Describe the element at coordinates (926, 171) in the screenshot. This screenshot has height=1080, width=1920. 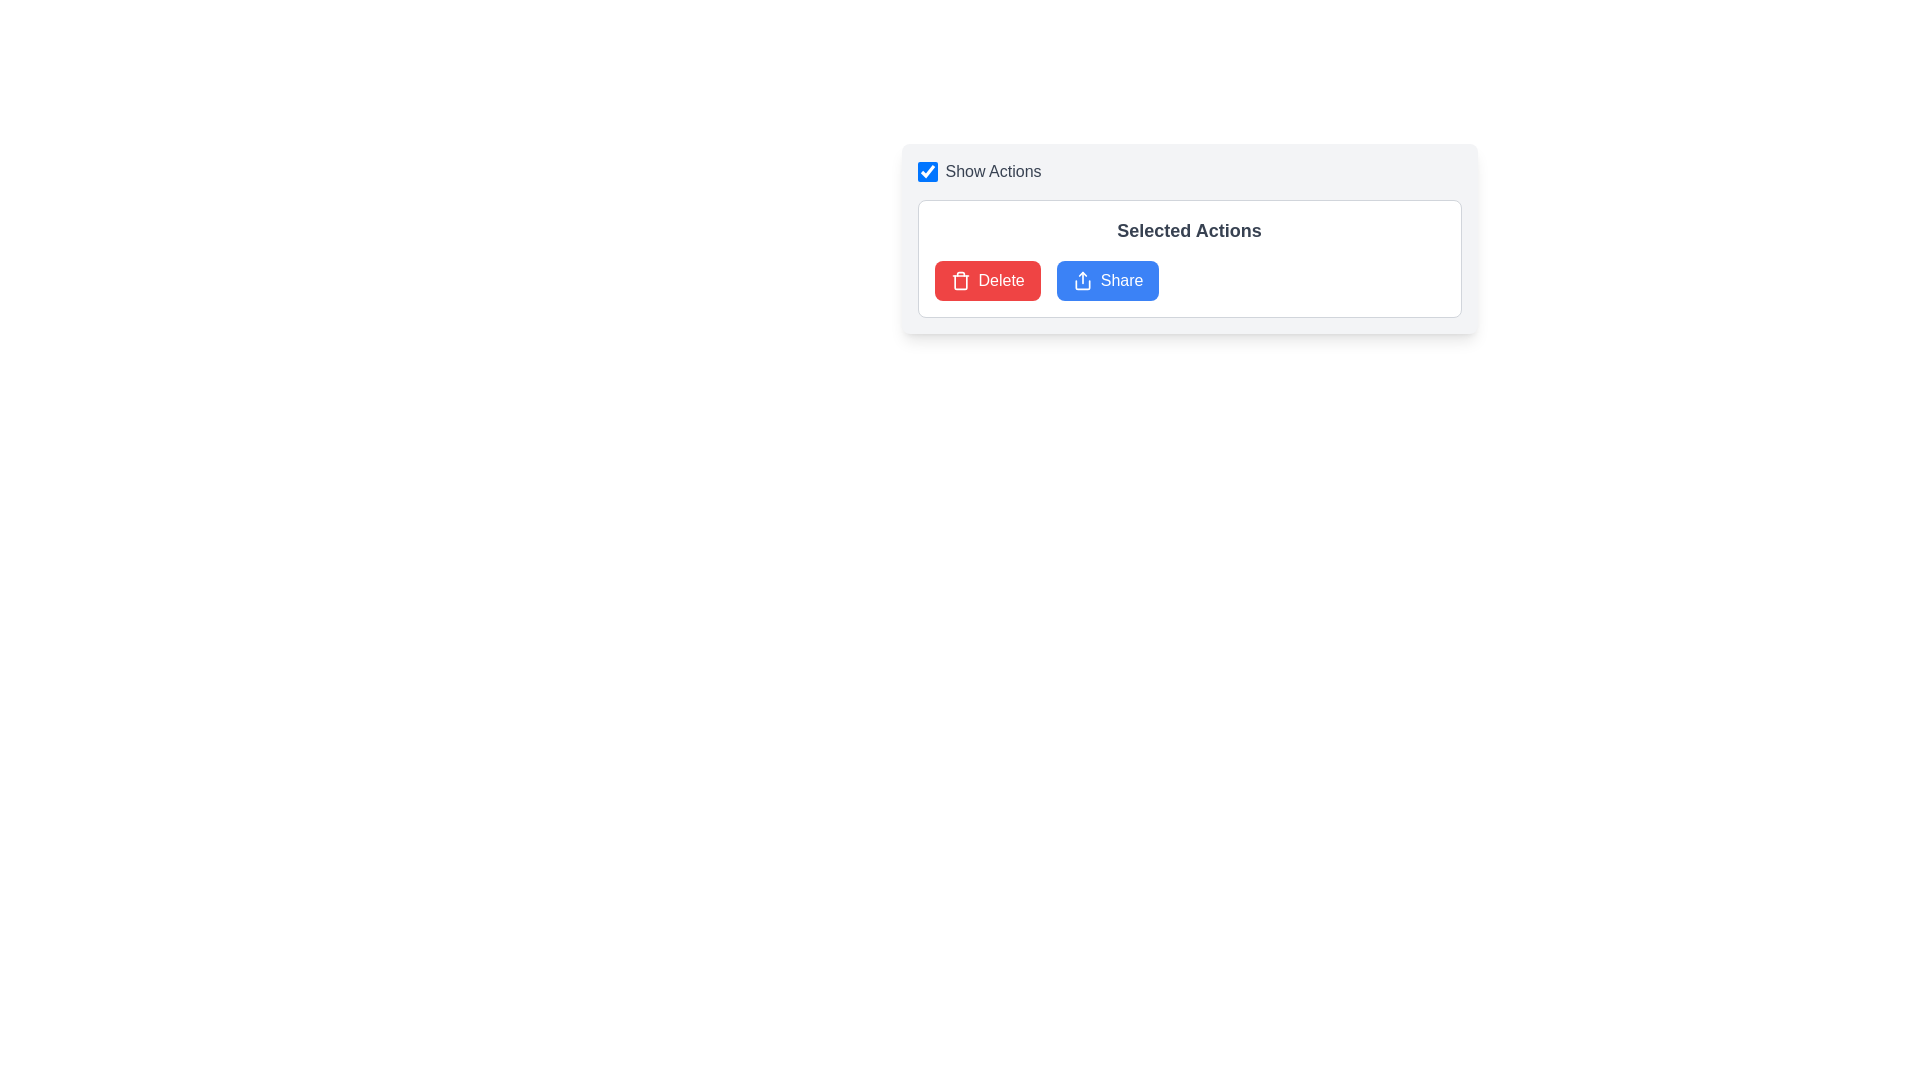
I see `the checkbox that toggles the visibility of the related section, located to the left of the 'Show Actions' text label` at that location.